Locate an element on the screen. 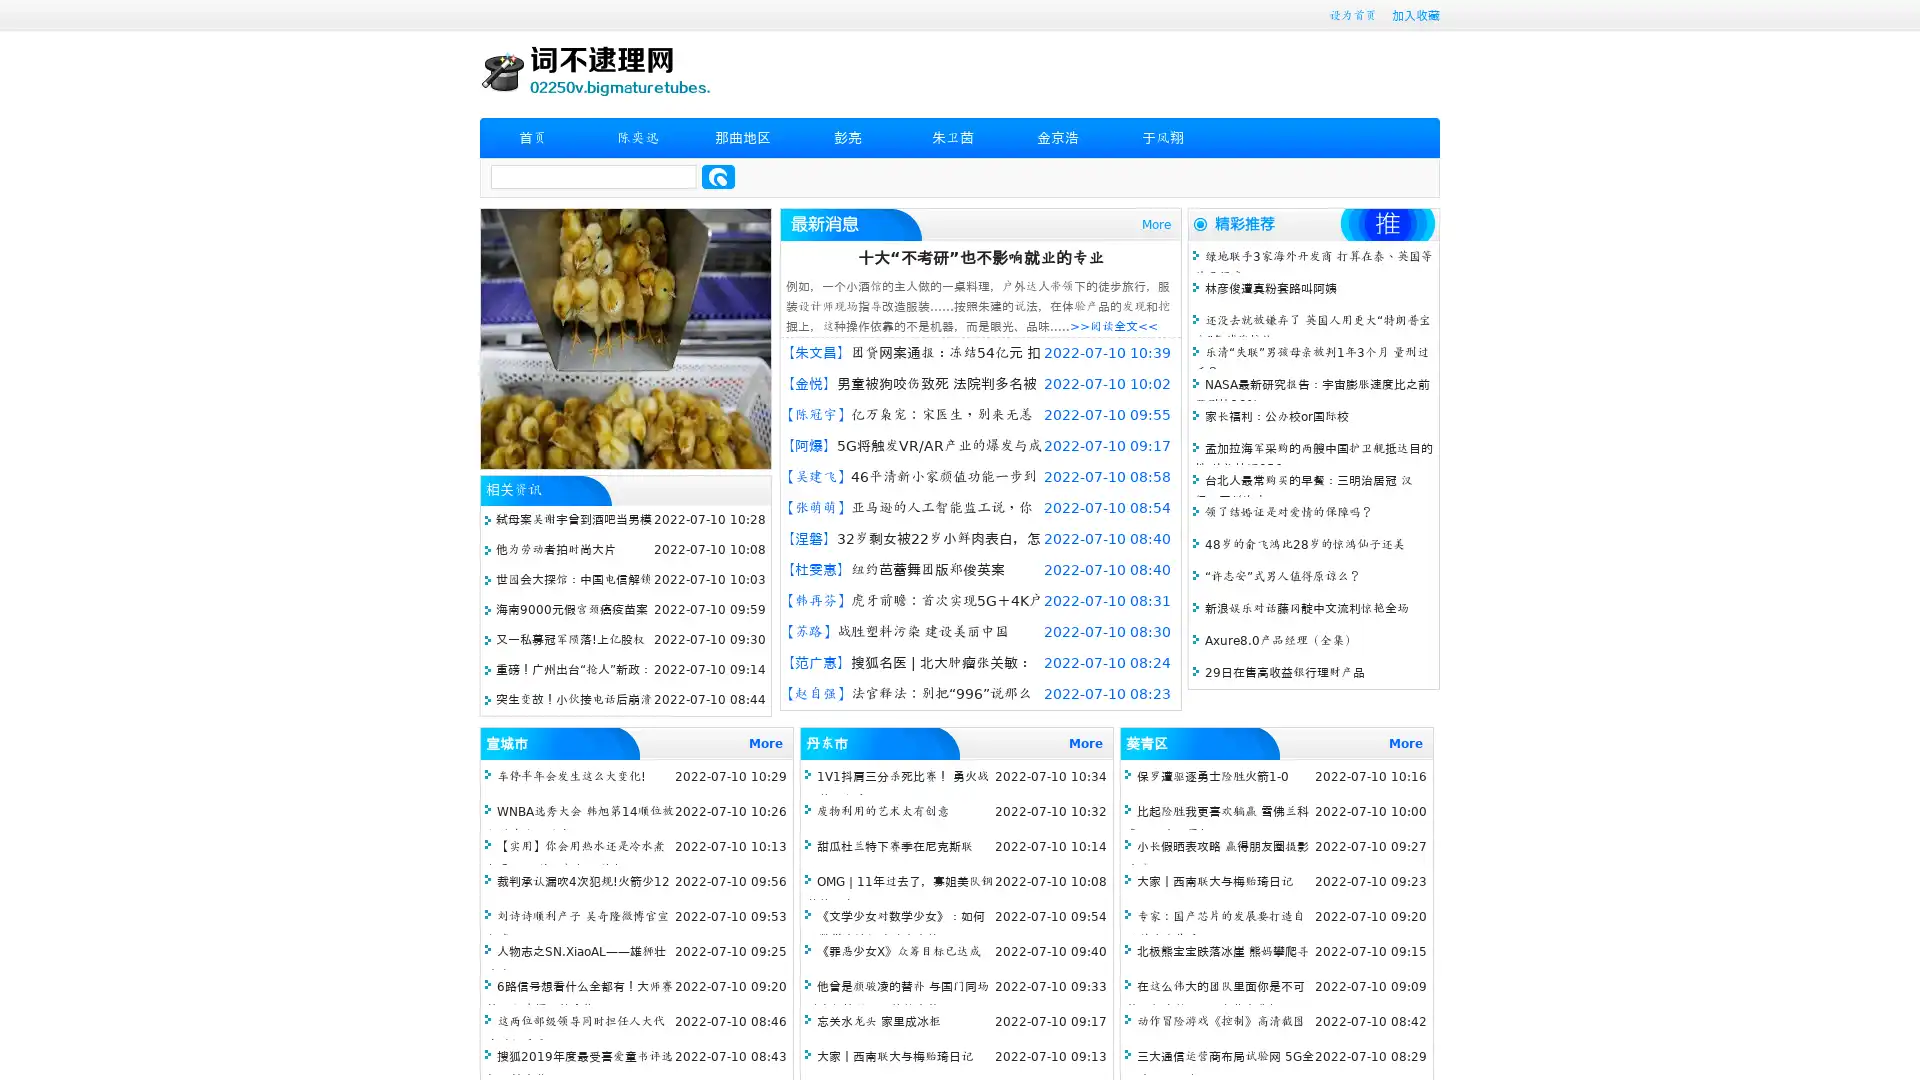  Search is located at coordinates (718, 176).